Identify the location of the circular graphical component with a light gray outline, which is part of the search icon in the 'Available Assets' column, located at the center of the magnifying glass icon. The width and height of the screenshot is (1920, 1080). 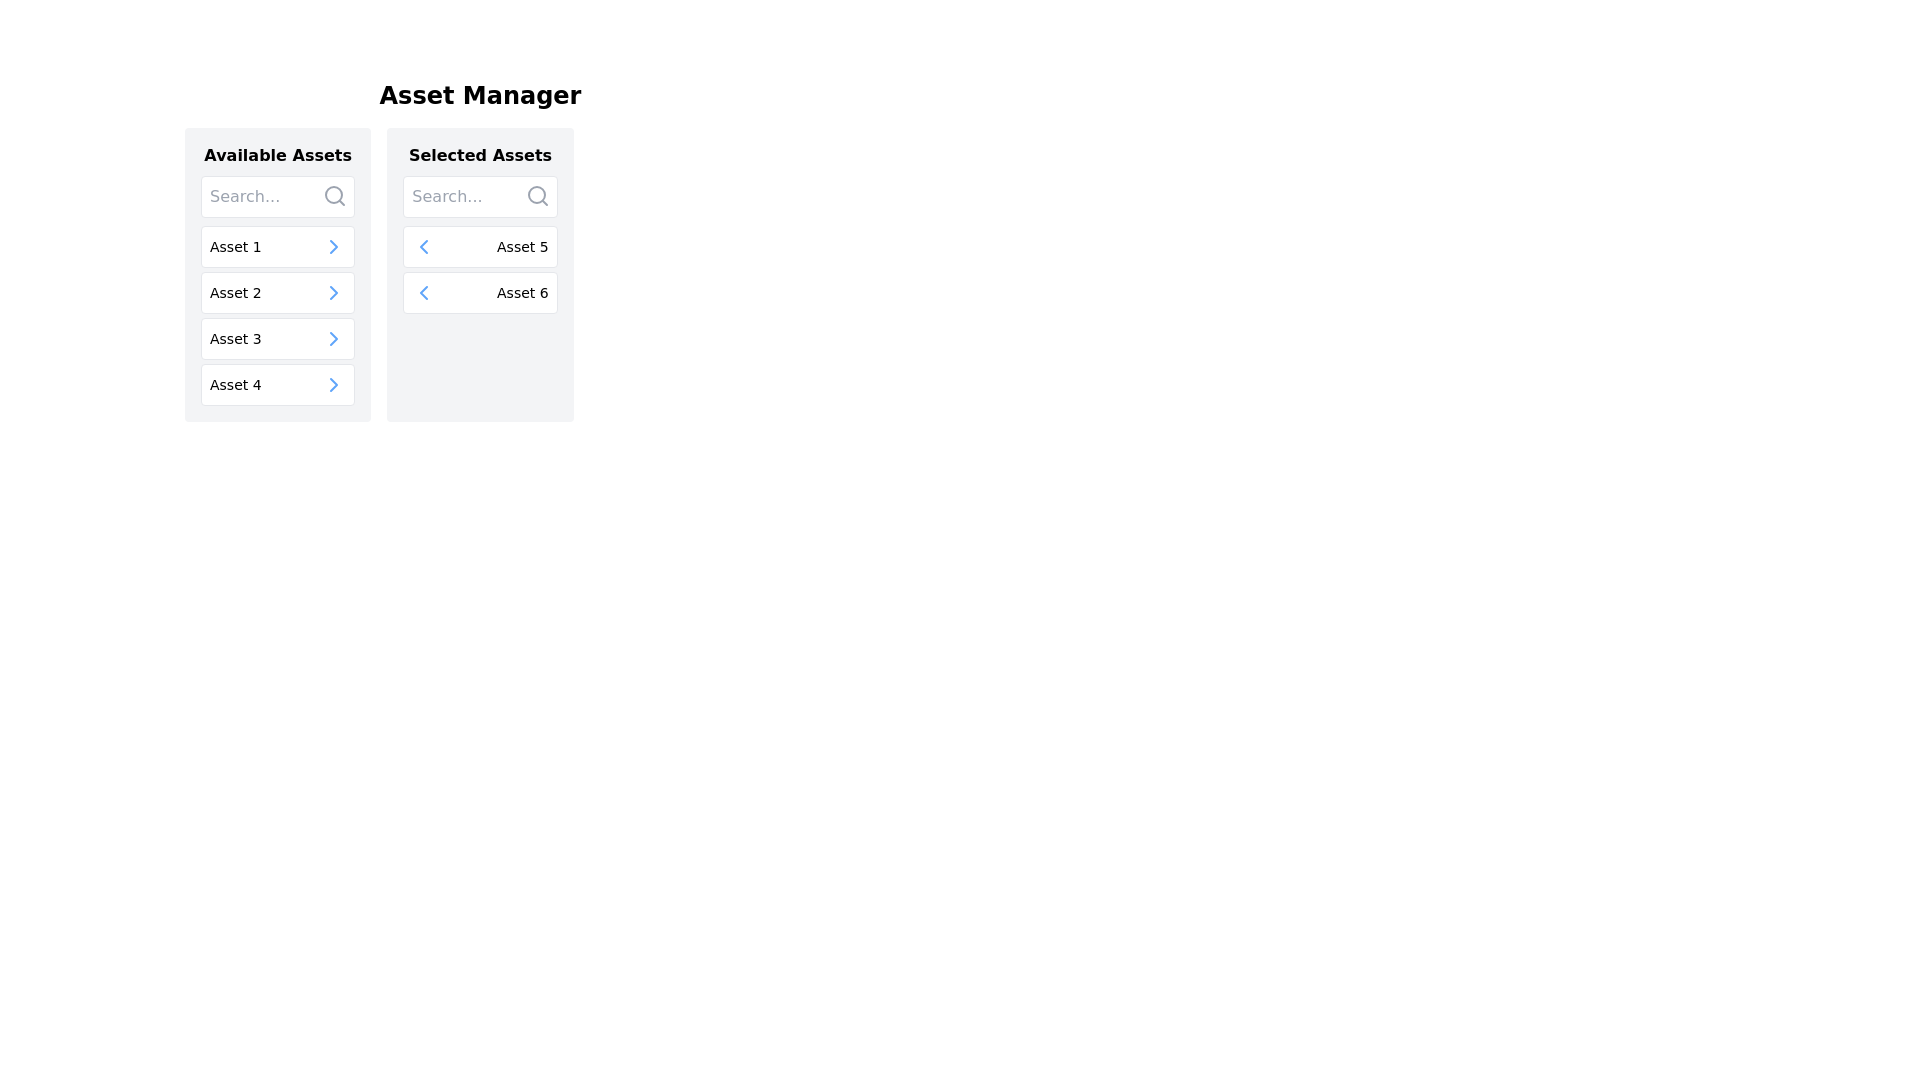
(334, 195).